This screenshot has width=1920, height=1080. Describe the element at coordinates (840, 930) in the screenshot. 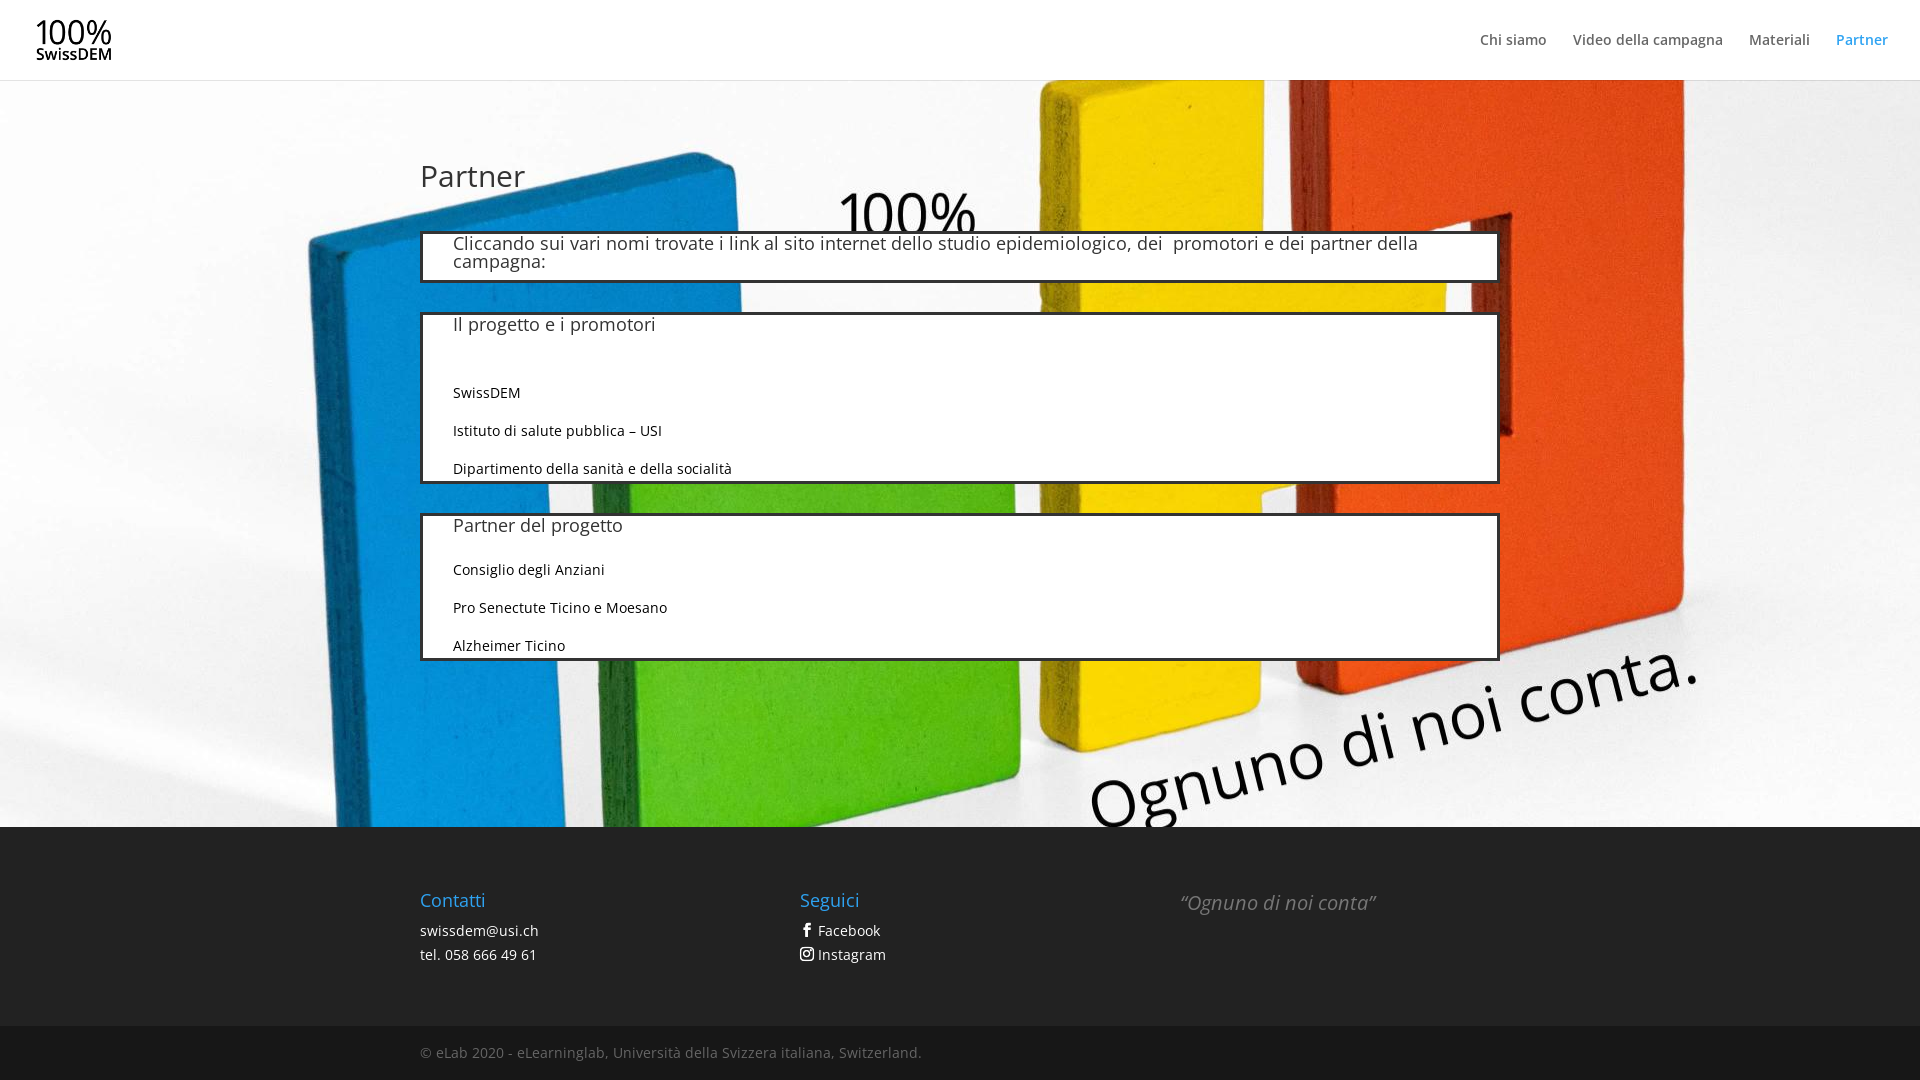

I see `'Facebook'` at that location.